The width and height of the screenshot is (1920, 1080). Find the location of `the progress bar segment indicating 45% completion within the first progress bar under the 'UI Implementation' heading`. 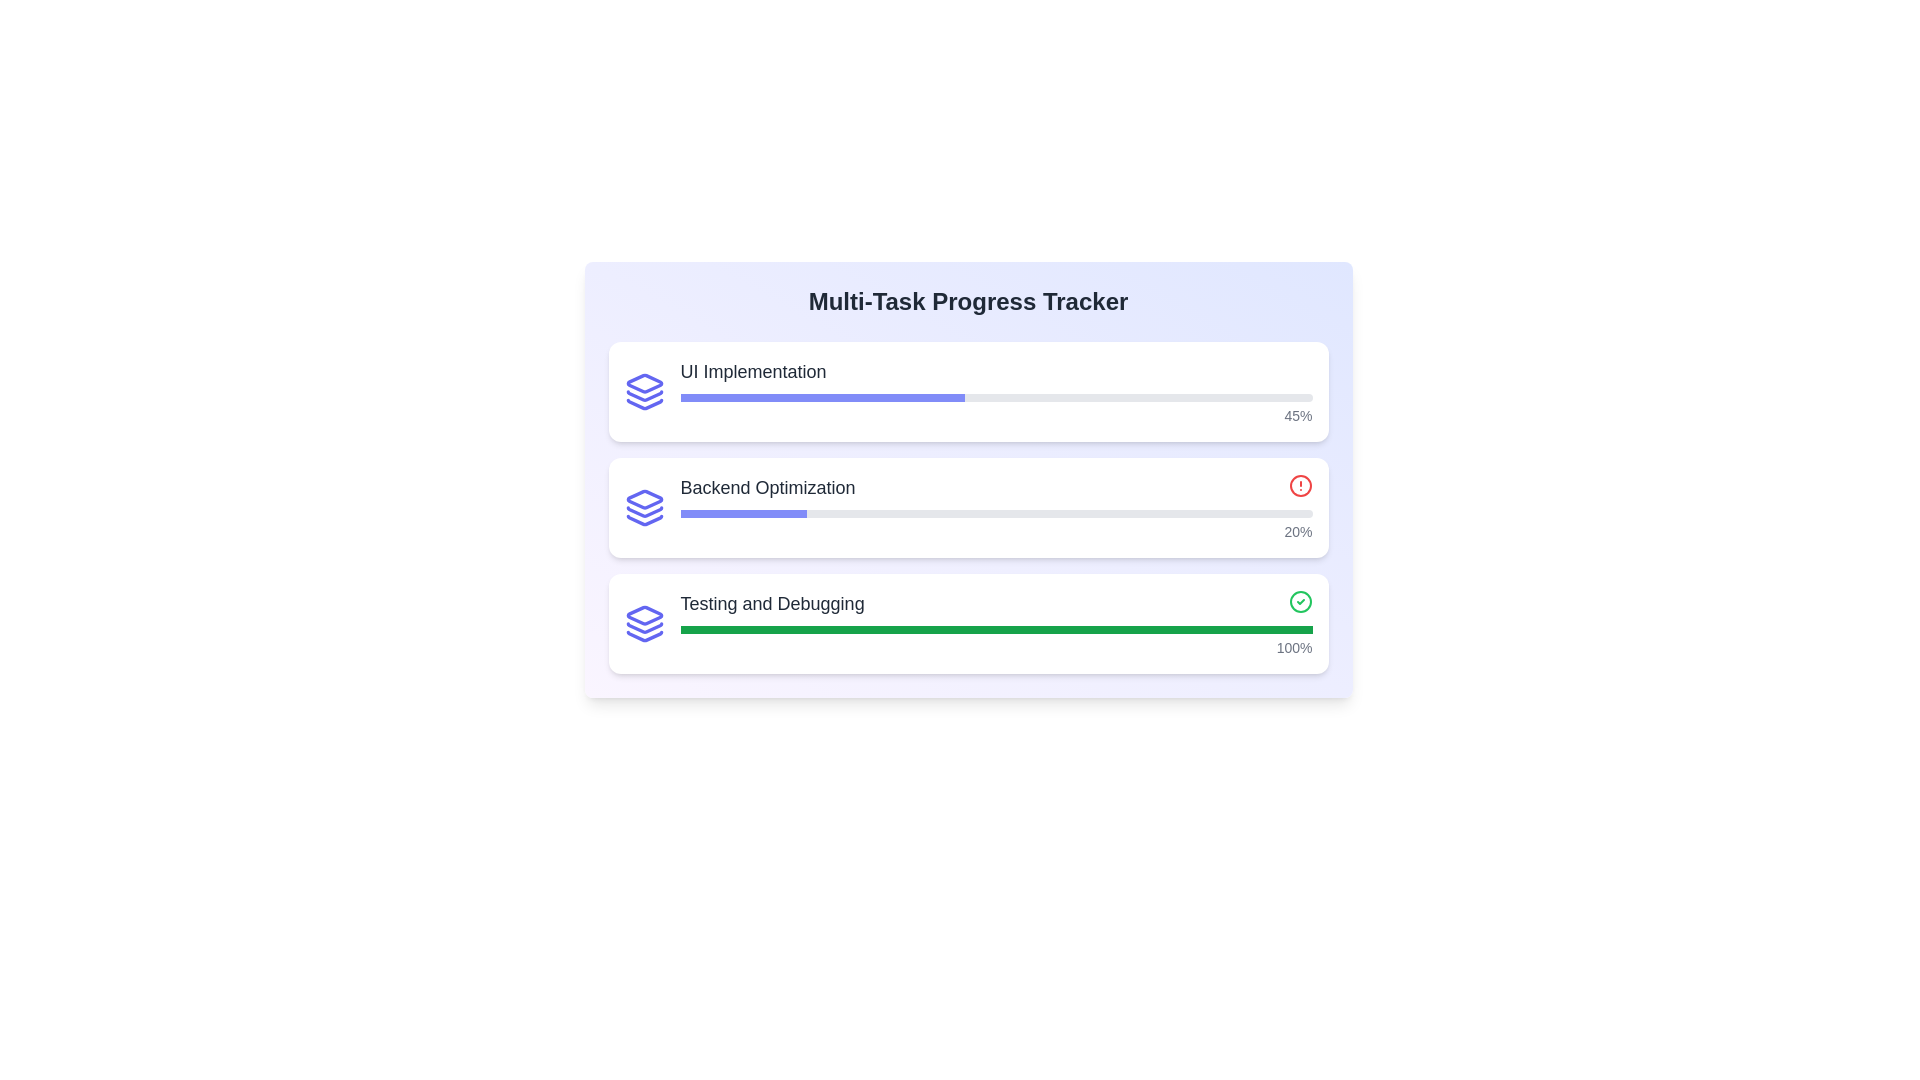

the progress bar segment indicating 45% completion within the first progress bar under the 'UI Implementation' heading is located at coordinates (822, 397).